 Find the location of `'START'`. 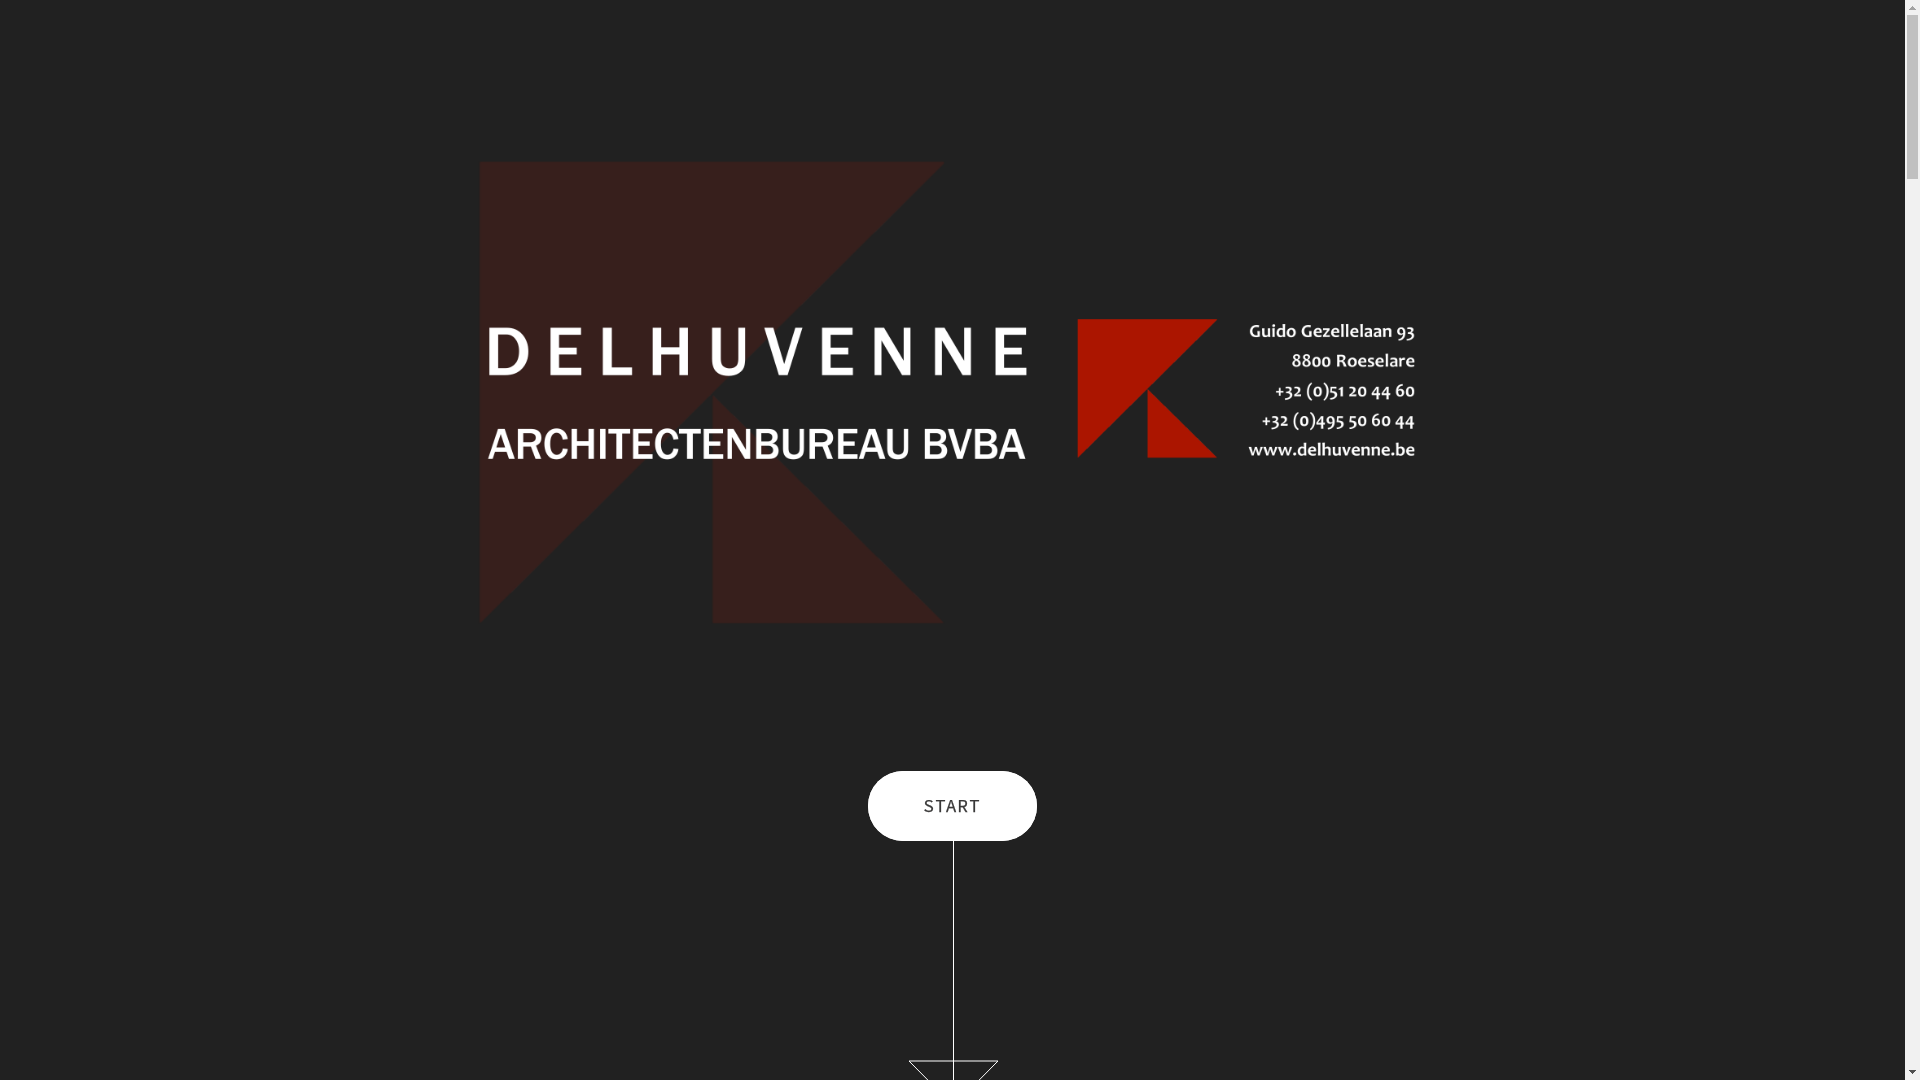

'START' is located at coordinates (951, 805).